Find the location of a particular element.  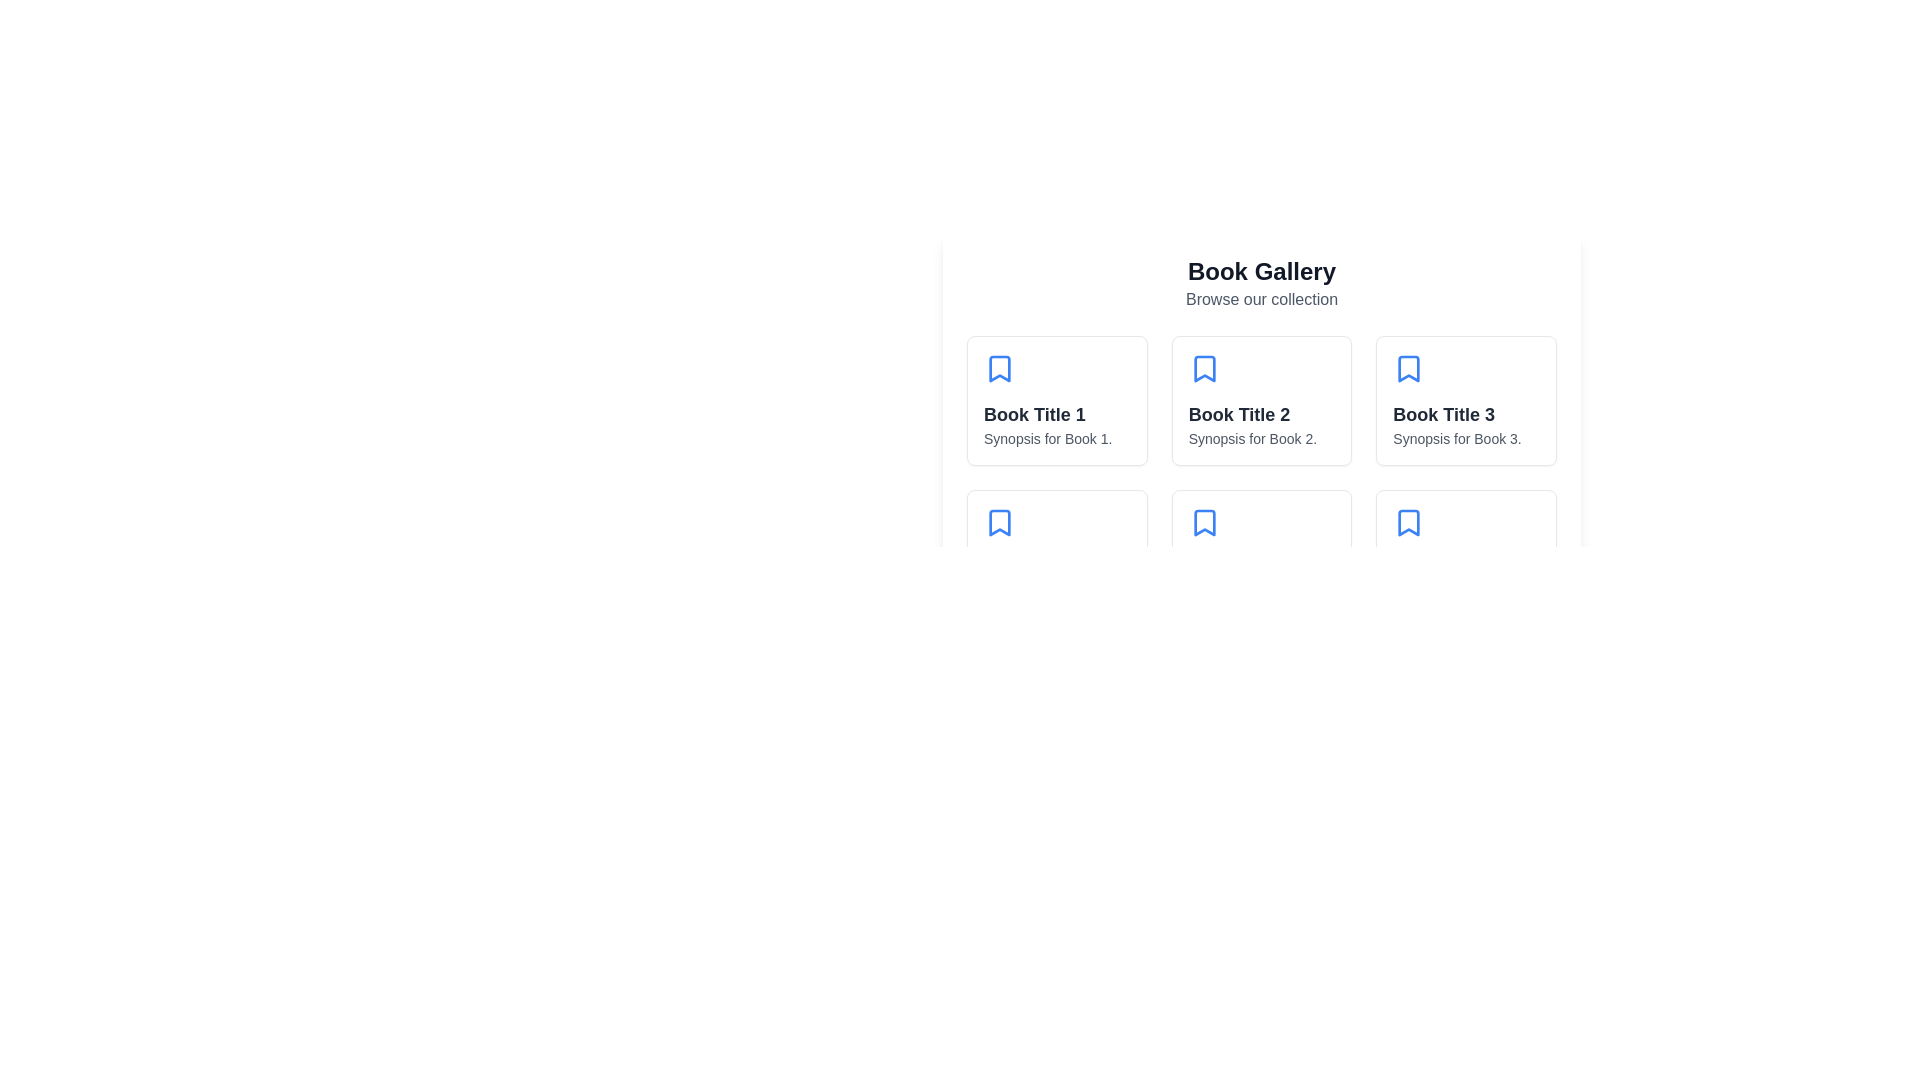

the blue bookmark icon located at the top left of the 'Book Title 3' card, directly above the title text 'Book Title 3' is located at coordinates (1408, 369).